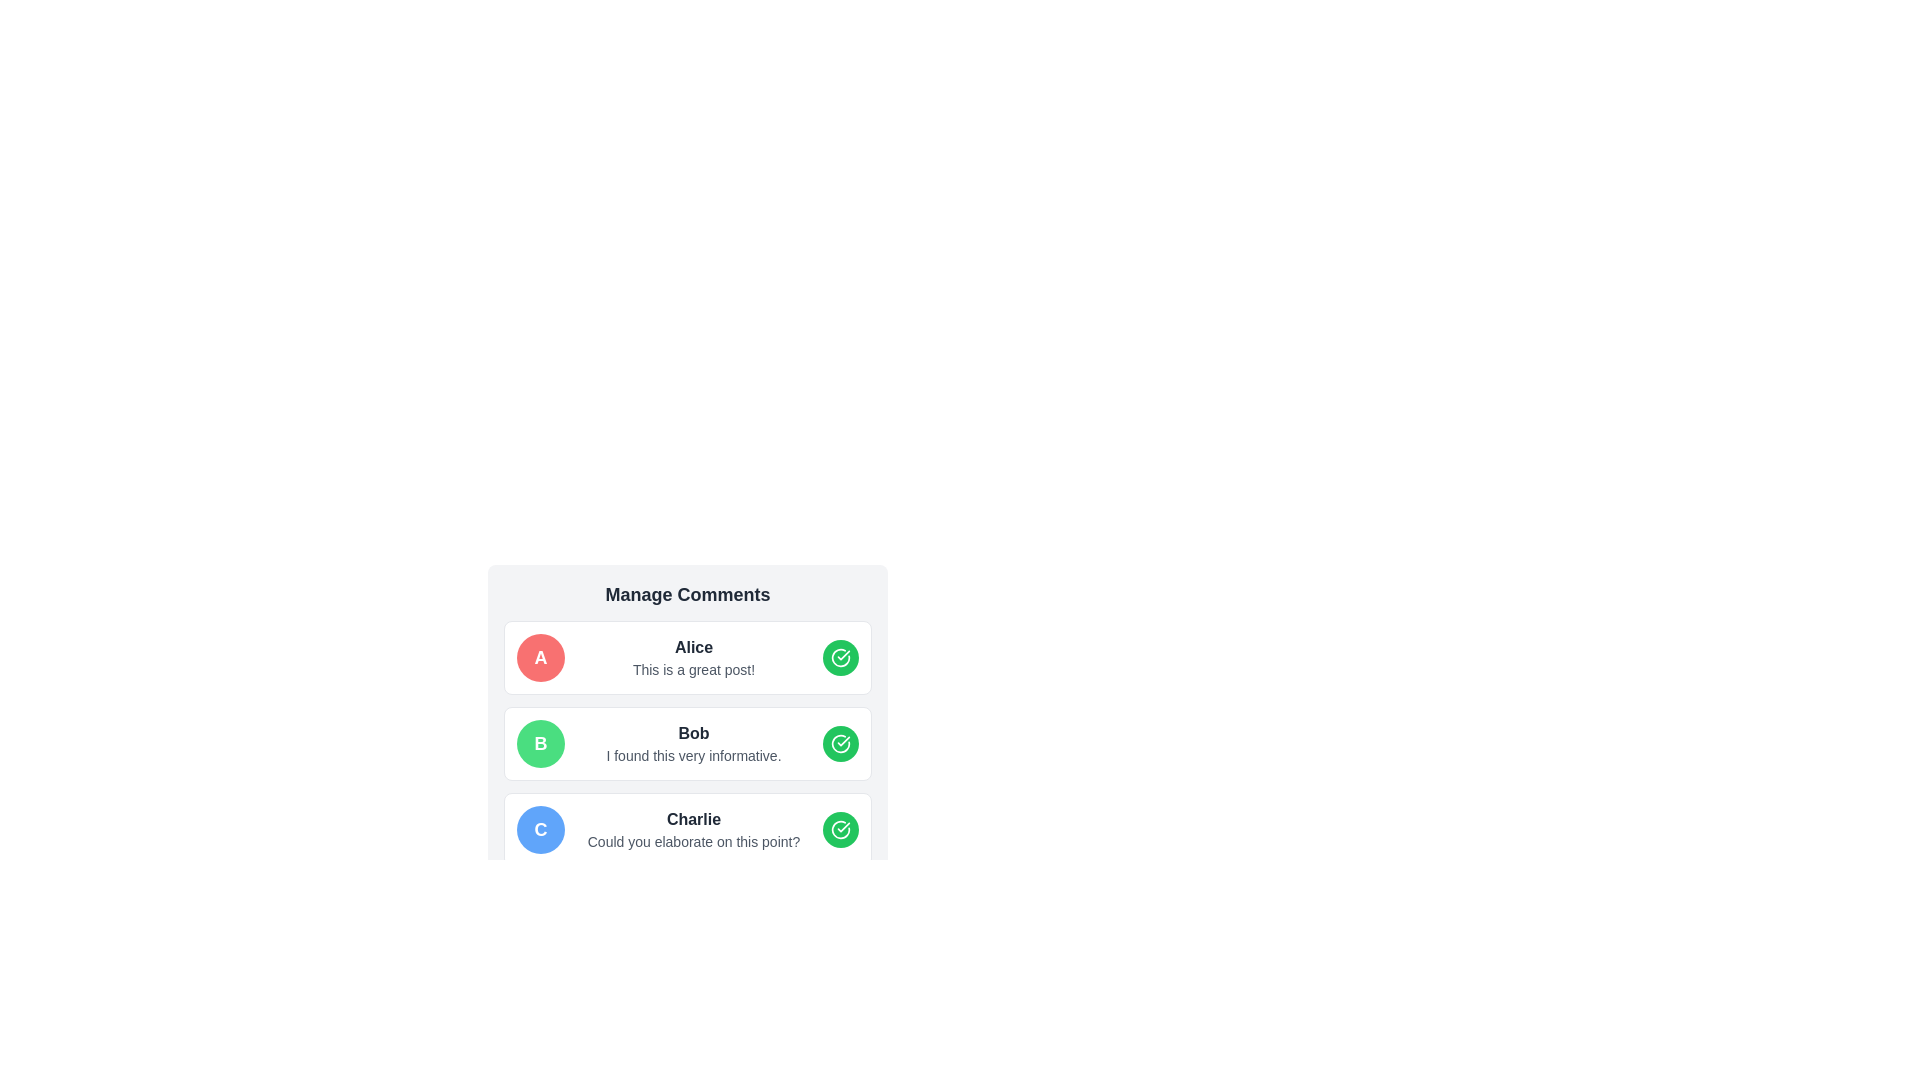 This screenshot has width=1920, height=1080. I want to click on the Text Display that shows a user comment, located in the third card of a vertically stacked list, to the right of a circular avatar with the letter 'C' and before a green circular button, so click(694, 829).